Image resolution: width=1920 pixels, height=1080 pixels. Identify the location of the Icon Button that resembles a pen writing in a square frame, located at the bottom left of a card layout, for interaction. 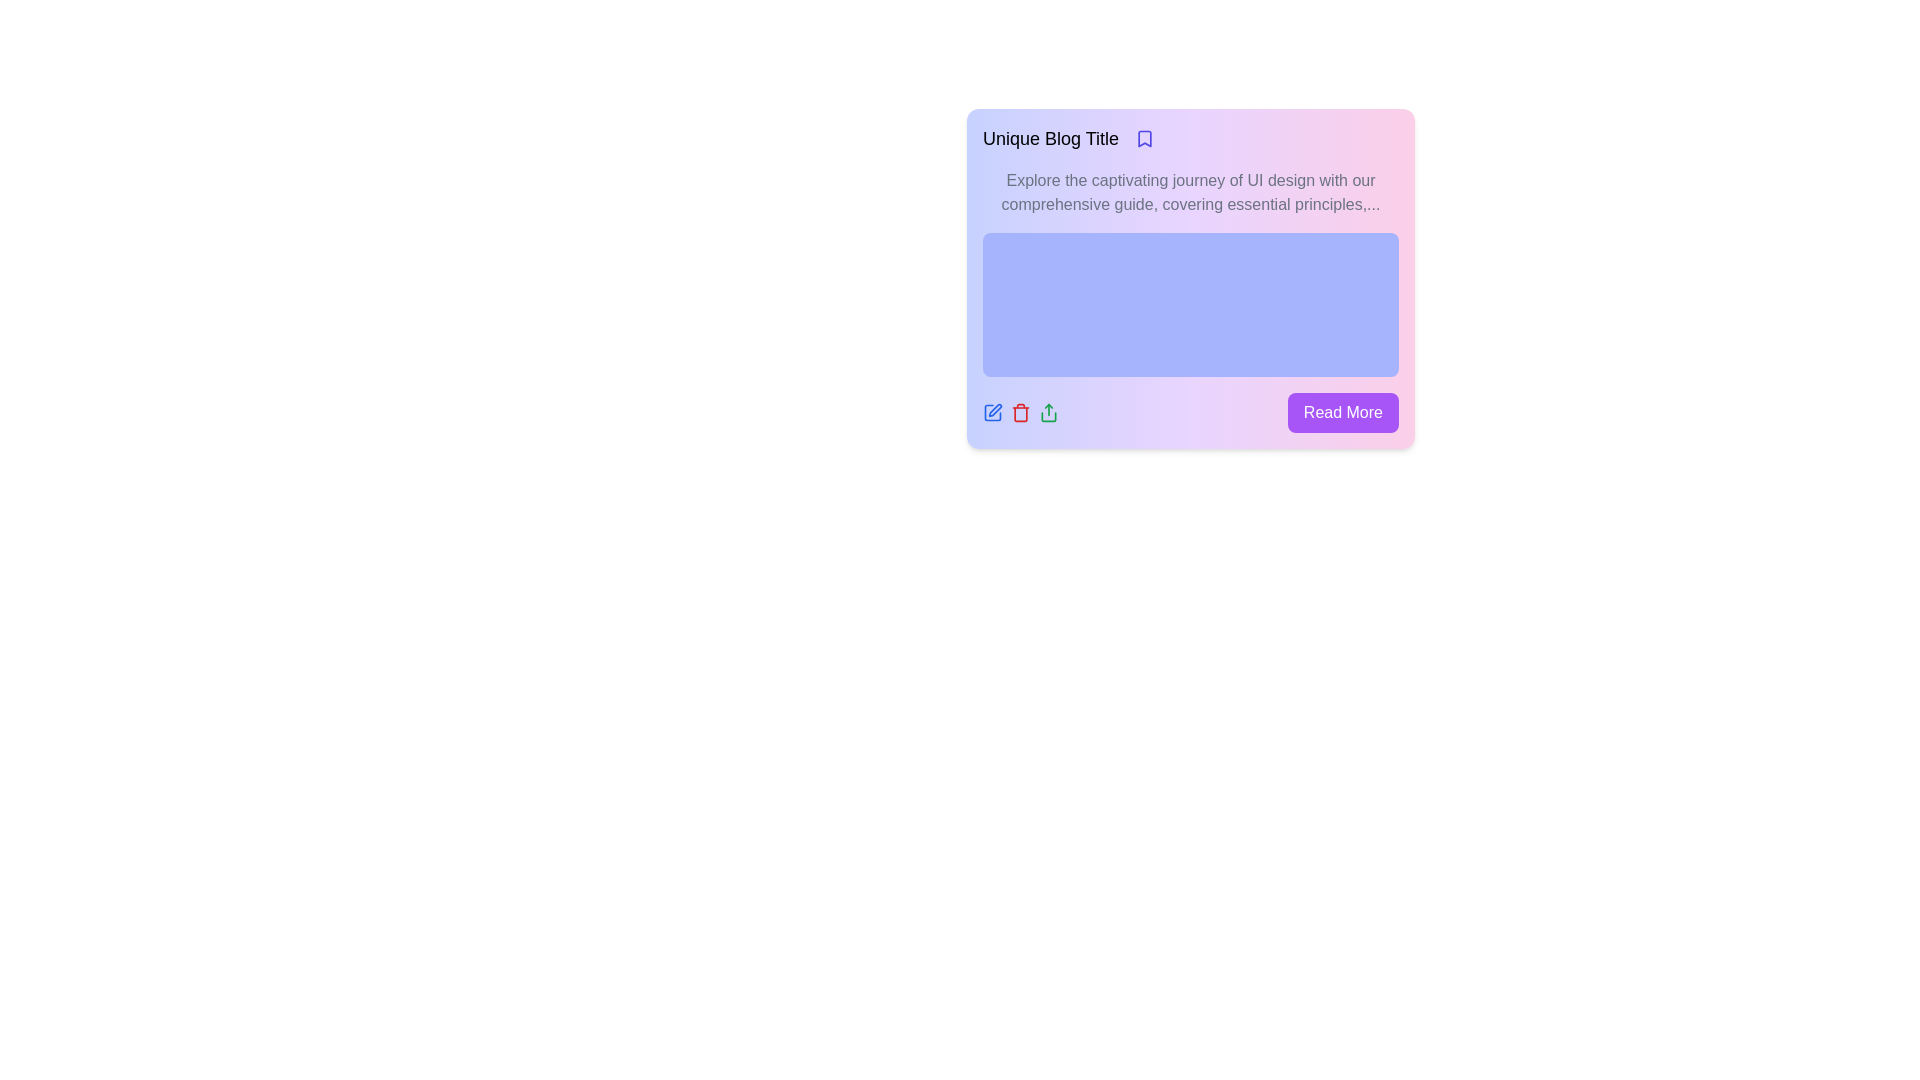
(993, 411).